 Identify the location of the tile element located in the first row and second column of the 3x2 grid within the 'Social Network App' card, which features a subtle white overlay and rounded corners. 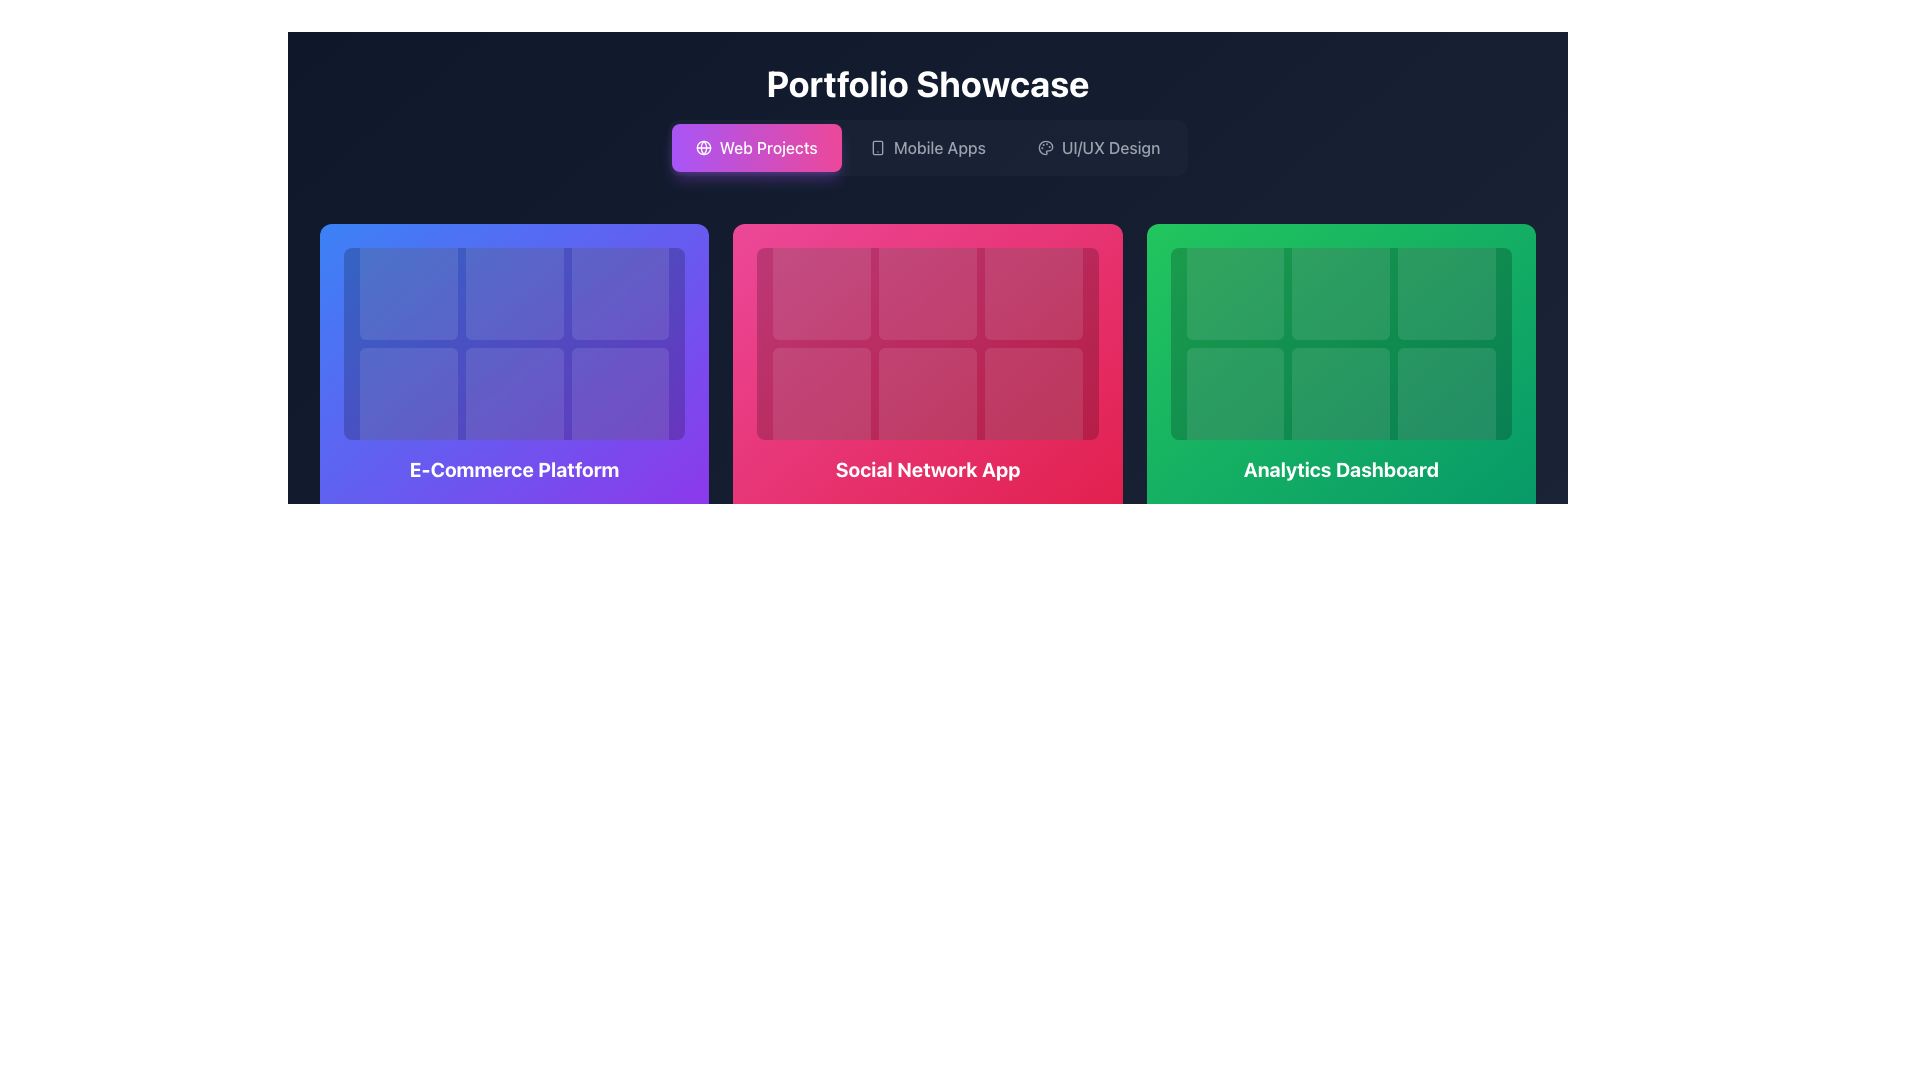
(926, 291).